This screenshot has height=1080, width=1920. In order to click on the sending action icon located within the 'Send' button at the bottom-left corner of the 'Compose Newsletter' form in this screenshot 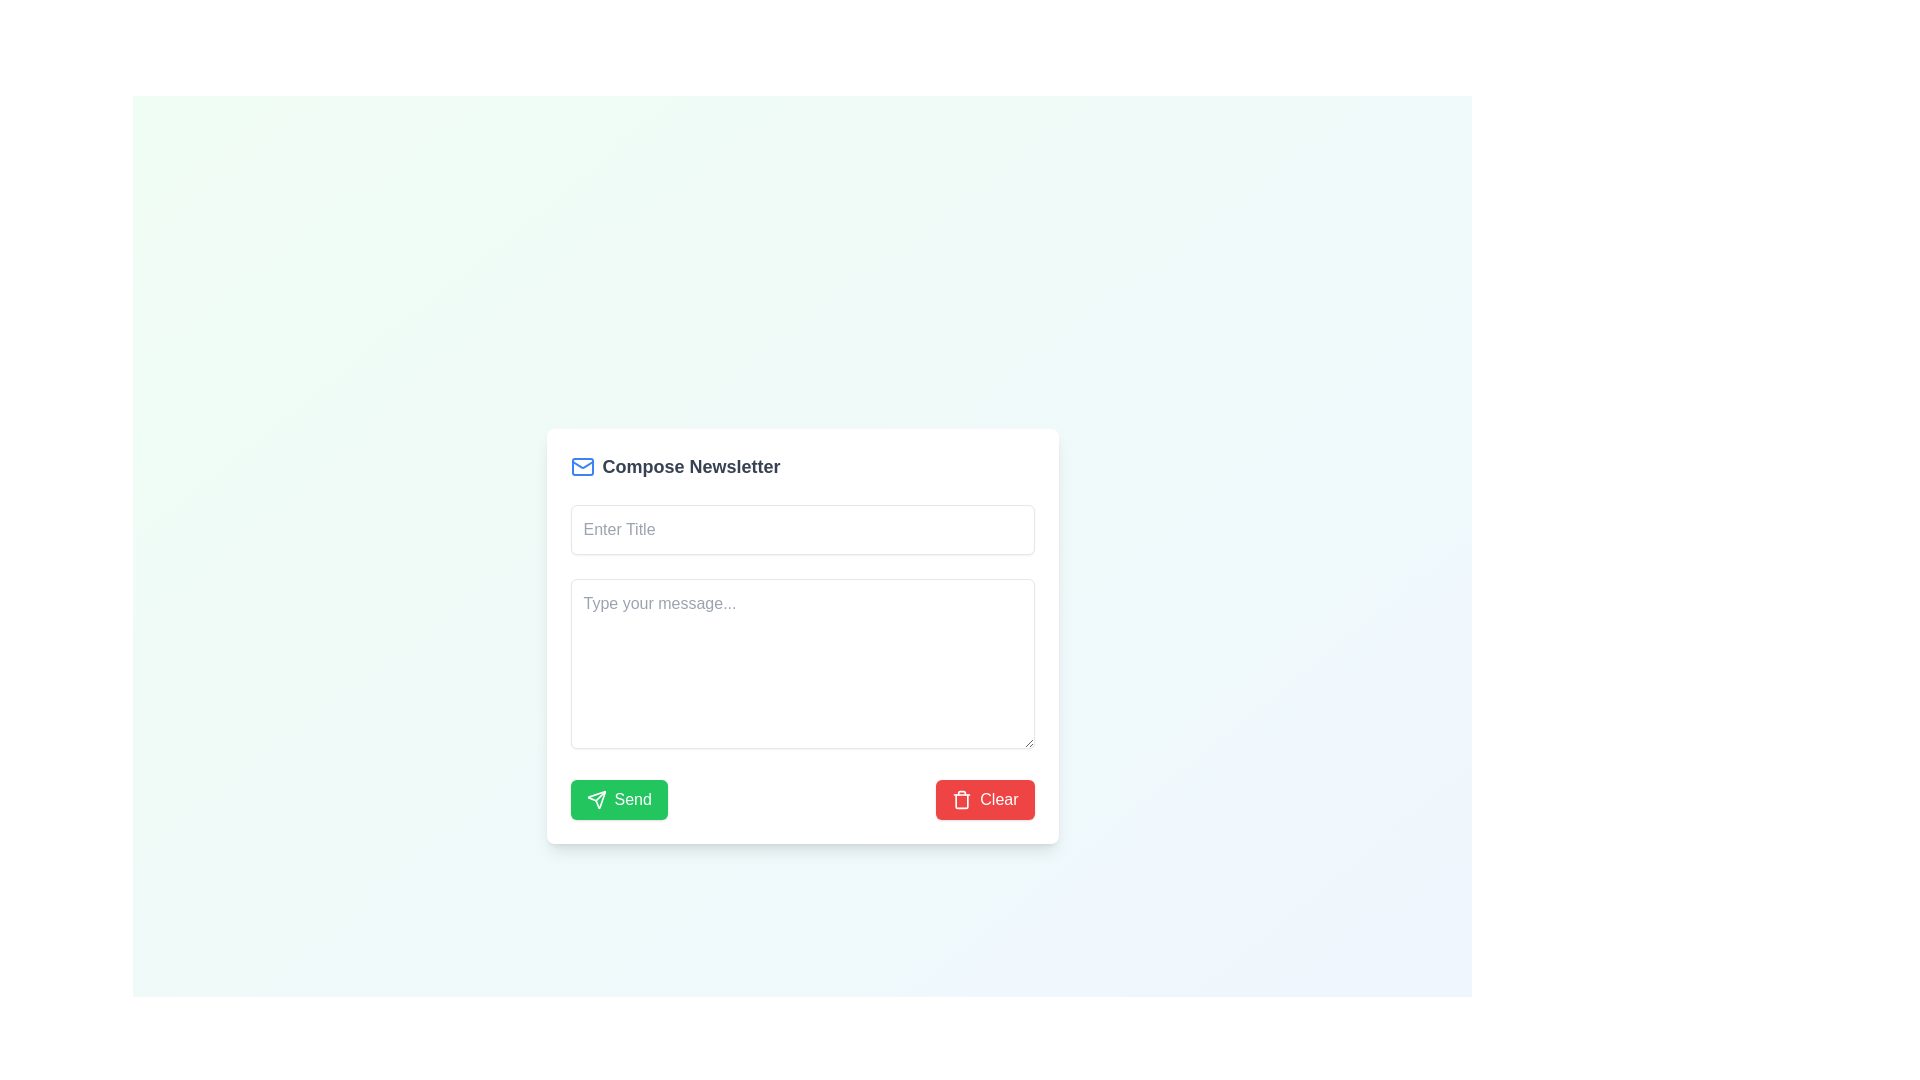, I will do `click(595, 798)`.